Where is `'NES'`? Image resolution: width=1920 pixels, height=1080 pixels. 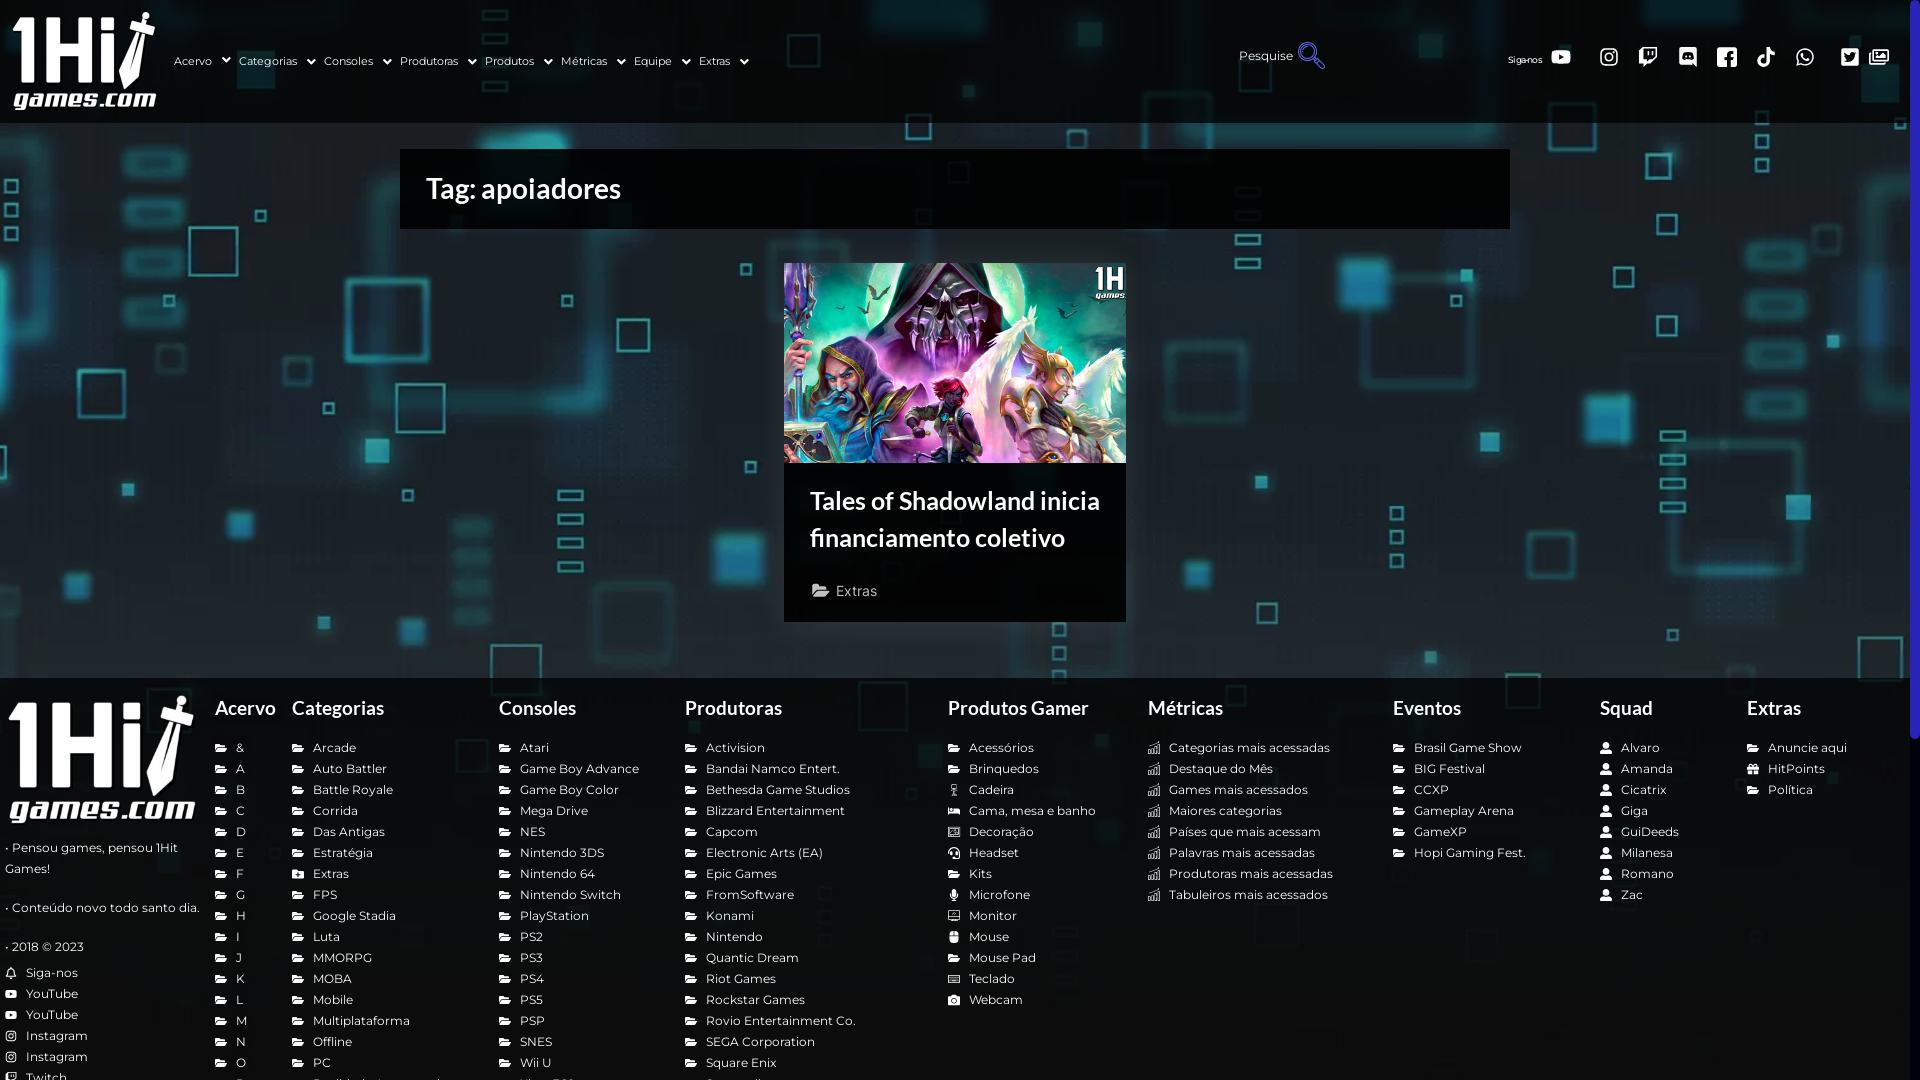
'NES' is located at coordinates (580, 831).